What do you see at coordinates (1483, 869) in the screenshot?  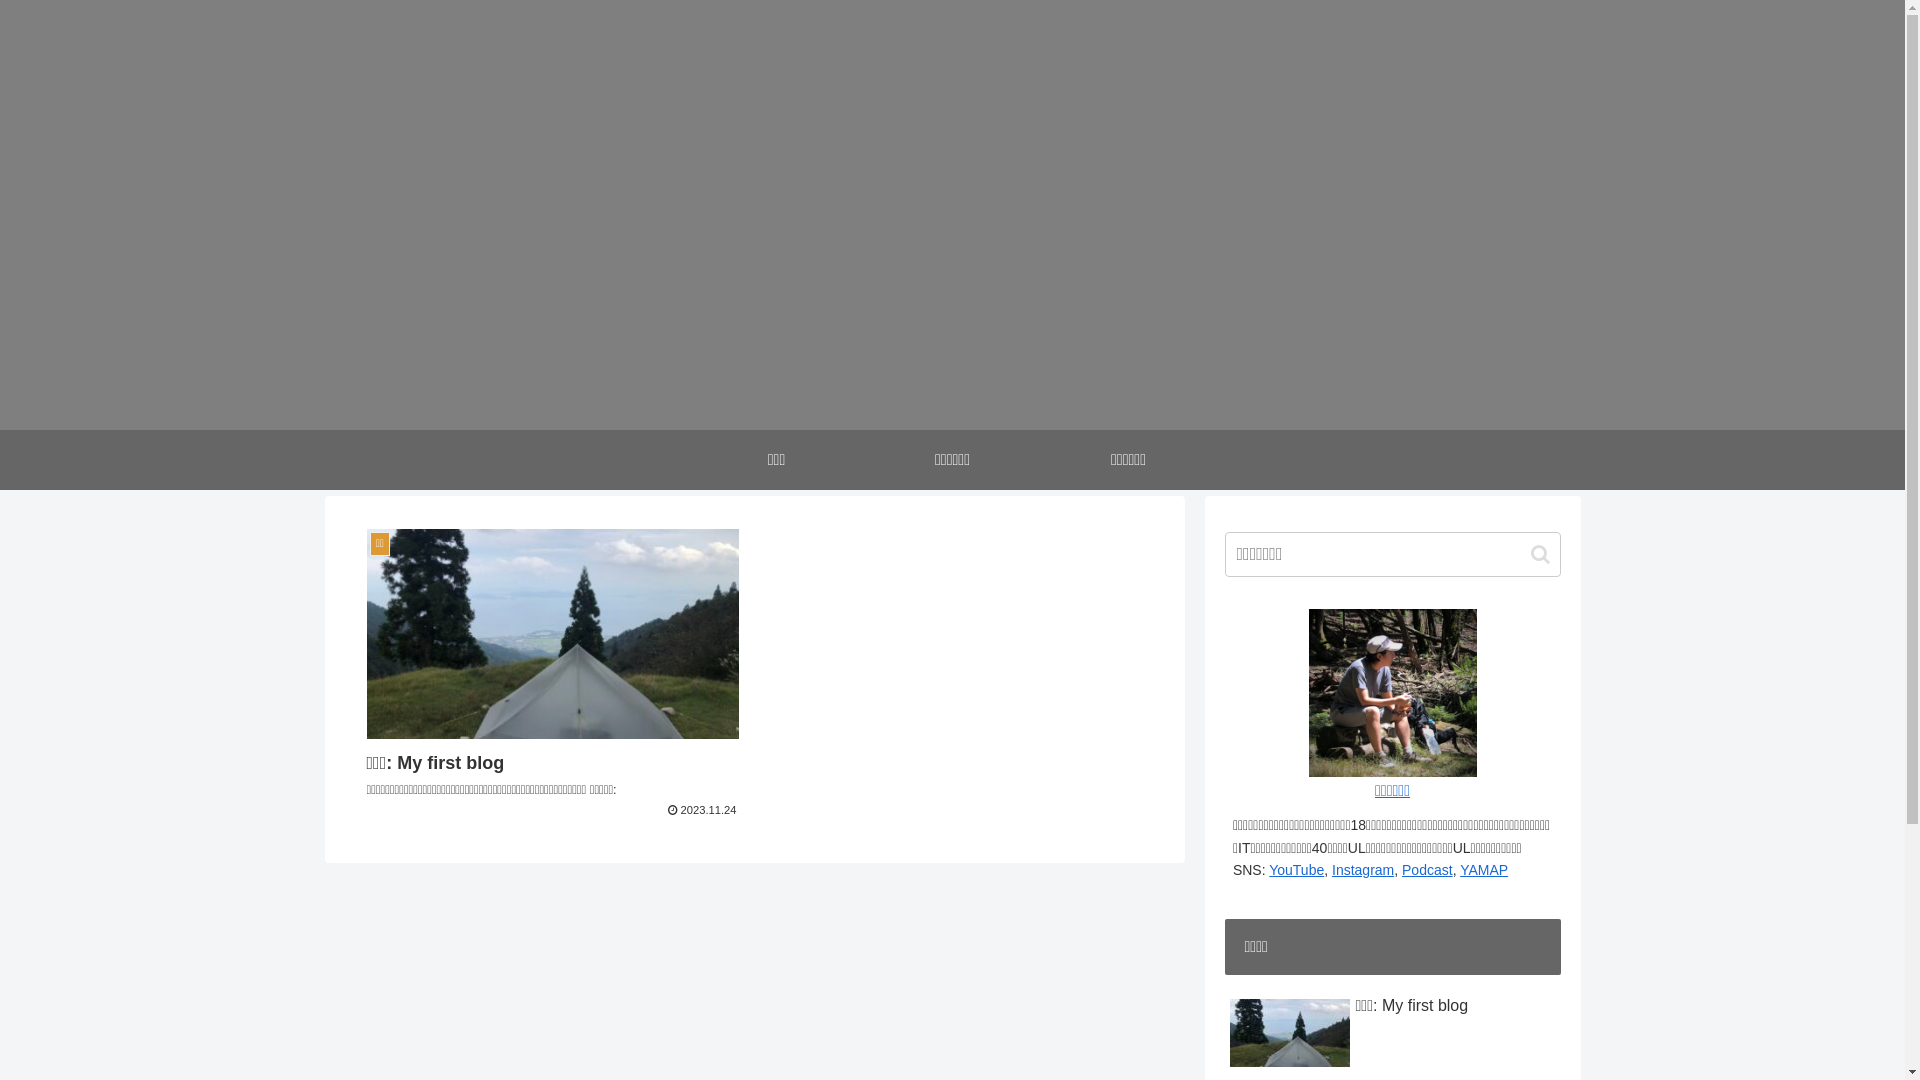 I see `'YAMAP'` at bounding box center [1483, 869].